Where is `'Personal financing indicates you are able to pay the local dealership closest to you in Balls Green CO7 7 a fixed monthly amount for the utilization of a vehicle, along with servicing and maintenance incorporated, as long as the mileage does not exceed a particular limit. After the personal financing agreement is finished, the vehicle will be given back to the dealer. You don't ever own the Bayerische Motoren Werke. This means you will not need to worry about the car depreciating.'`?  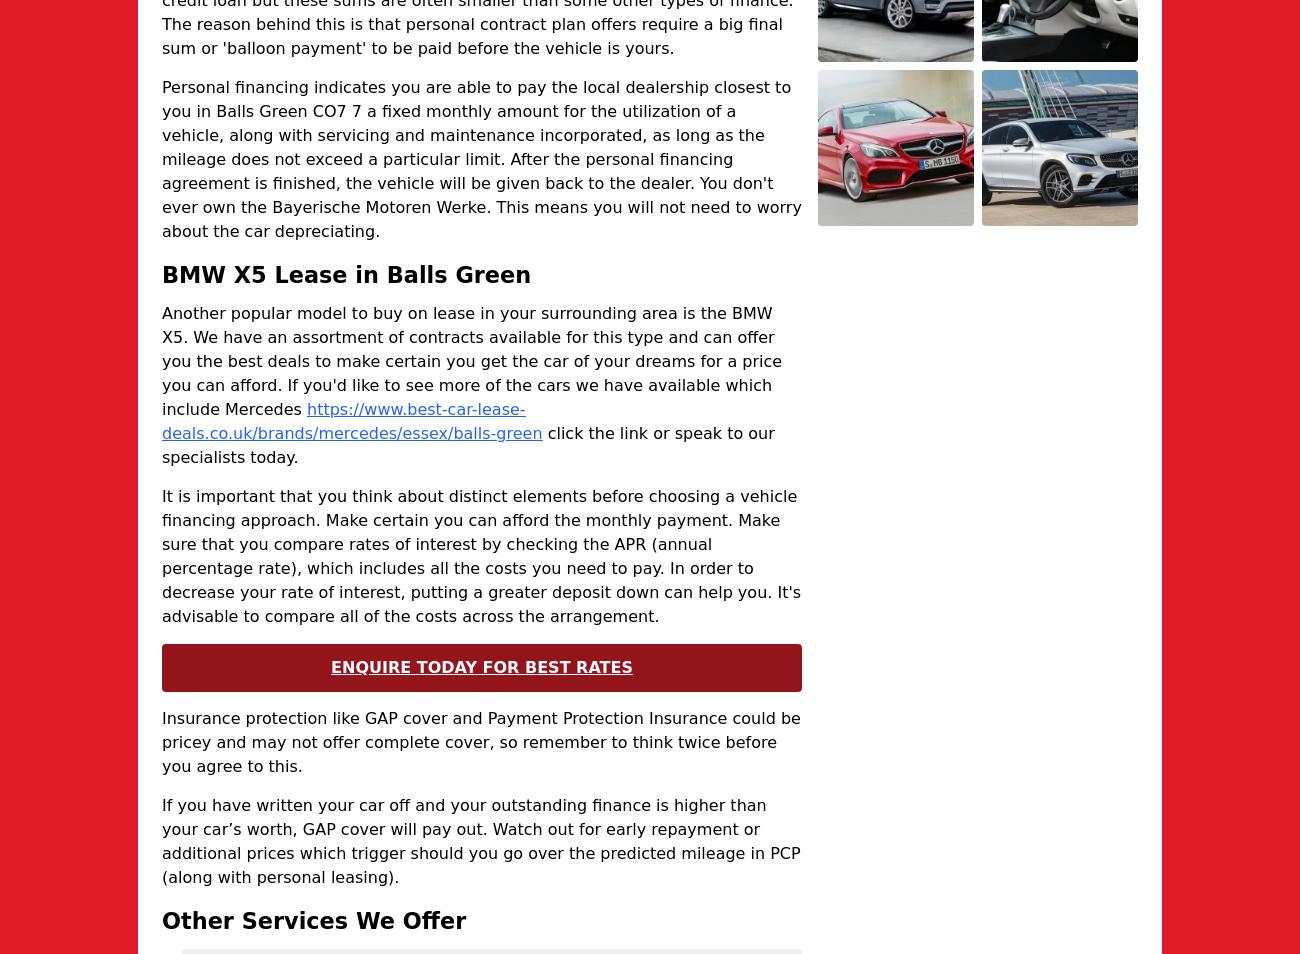
'Personal financing indicates you are able to pay the local dealership closest to you in Balls Green CO7 7 a fixed monthly amount for the utilization of a vehicle, along with servicing and maintenance incorporated, as long as the mileage does not exceed a particular limit. After the personal financing agreement is finished, the vehicle will be given back to the dealer. You don't ever own the Bayerische Motoren Werke. This means you will not need to worry about the car depreciating.' is located at coordinates (160, 157).